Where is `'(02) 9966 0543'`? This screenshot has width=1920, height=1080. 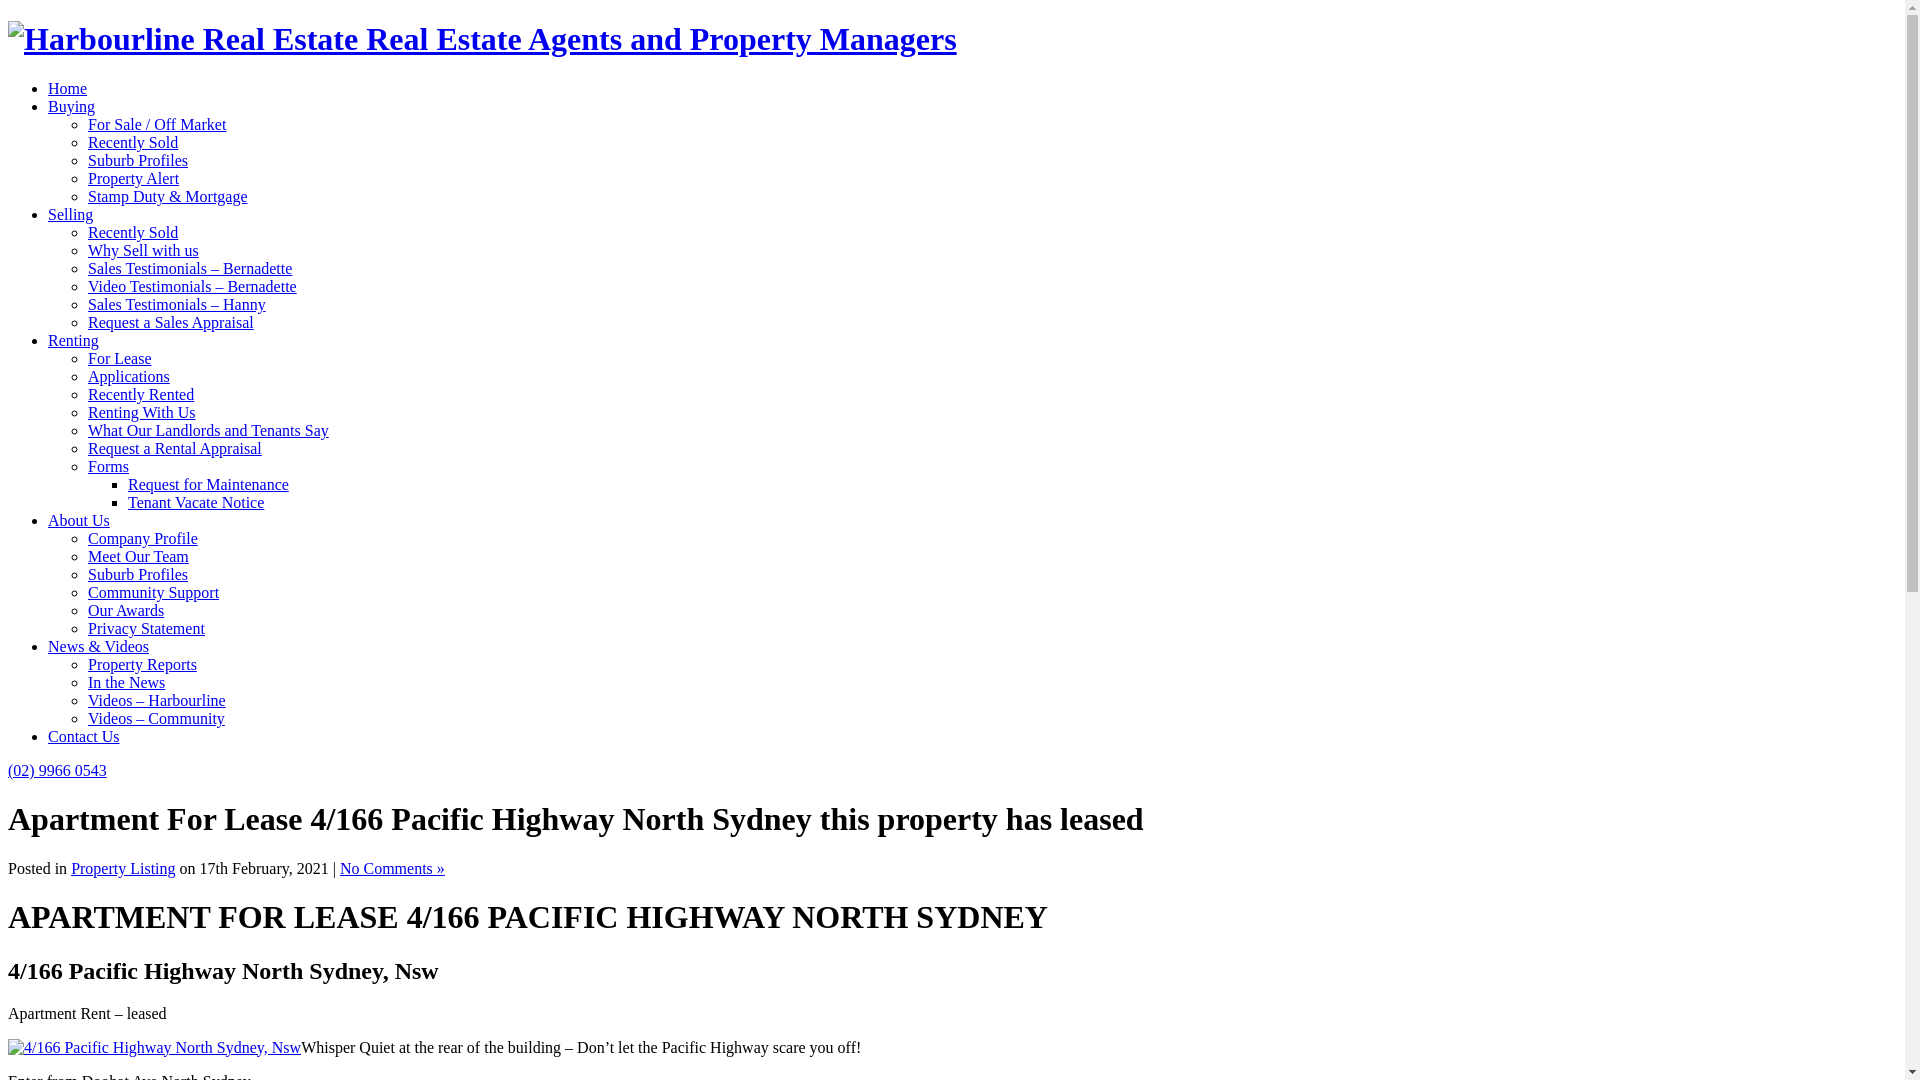 '(02) 9966 0543' is located at coordinates (8, 769).